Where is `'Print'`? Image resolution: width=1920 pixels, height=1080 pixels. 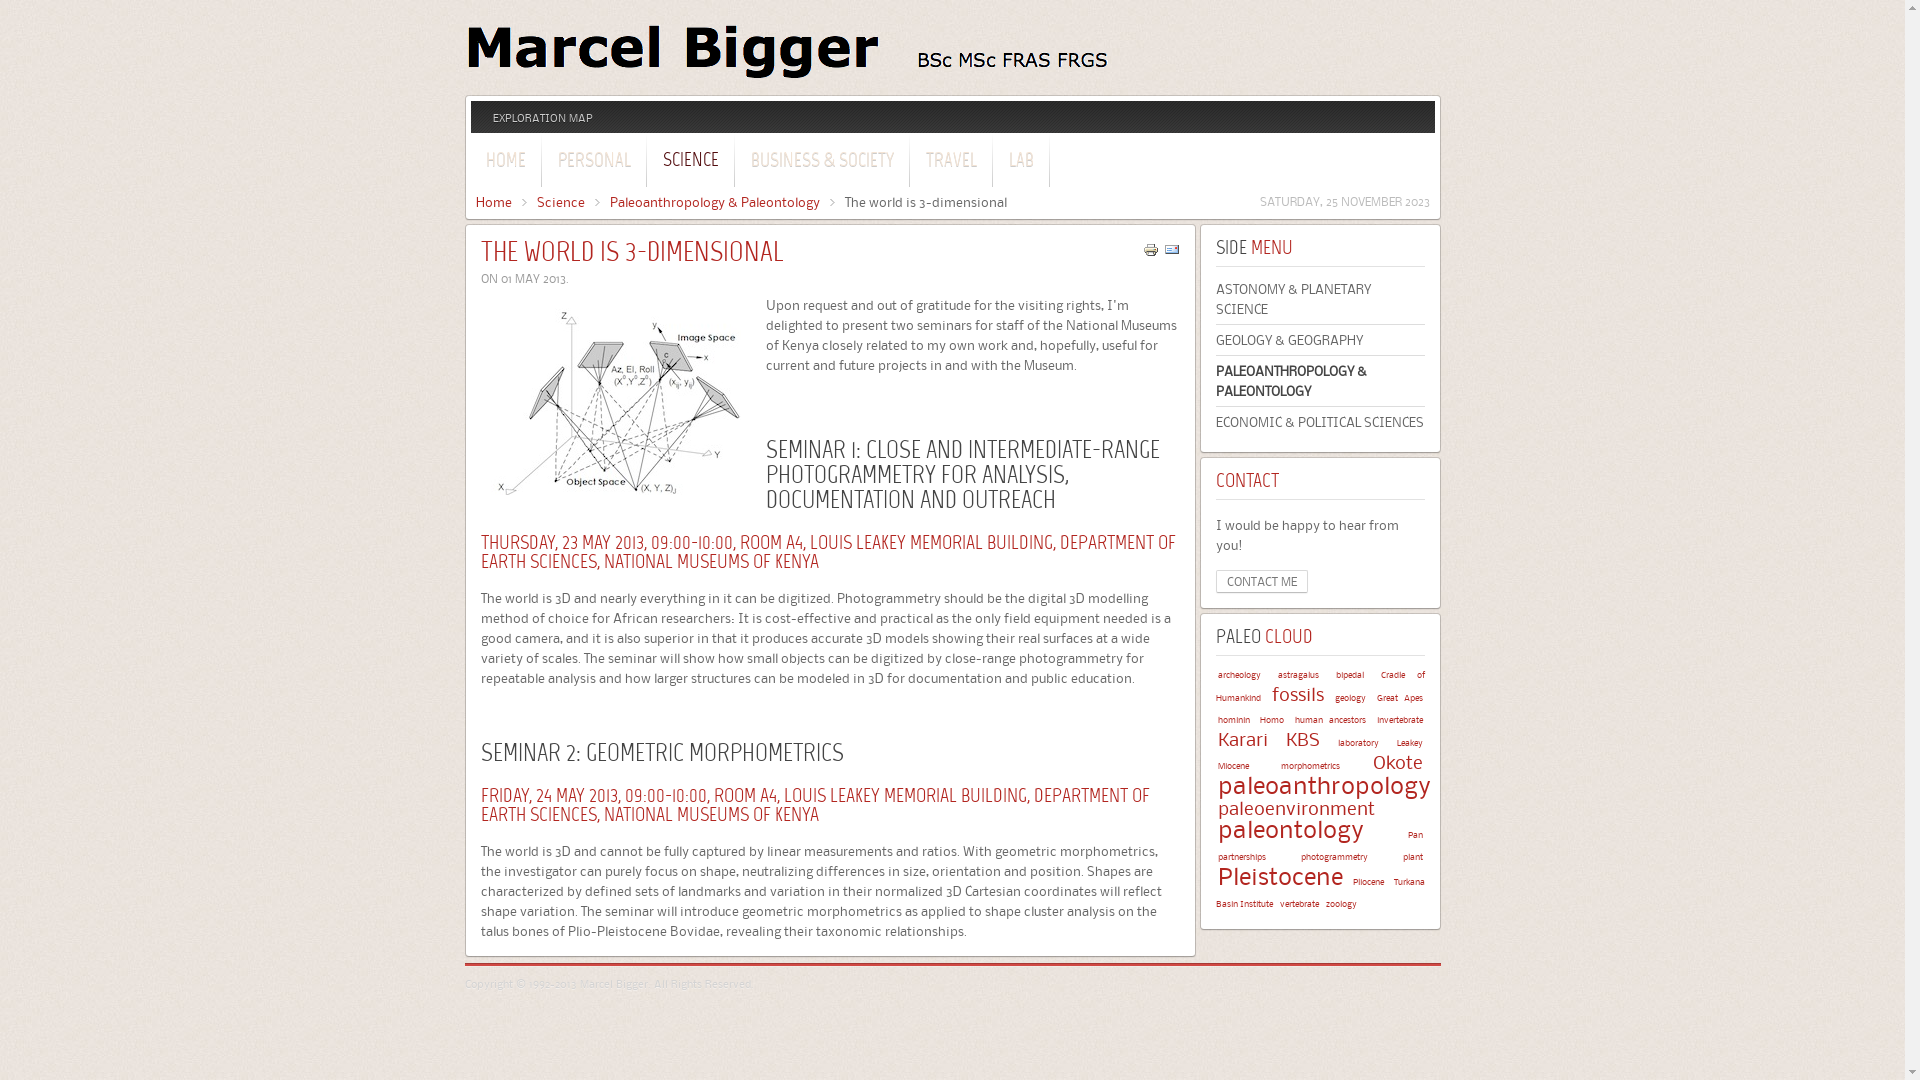 'Print' is located at coordinates (1150, 252).